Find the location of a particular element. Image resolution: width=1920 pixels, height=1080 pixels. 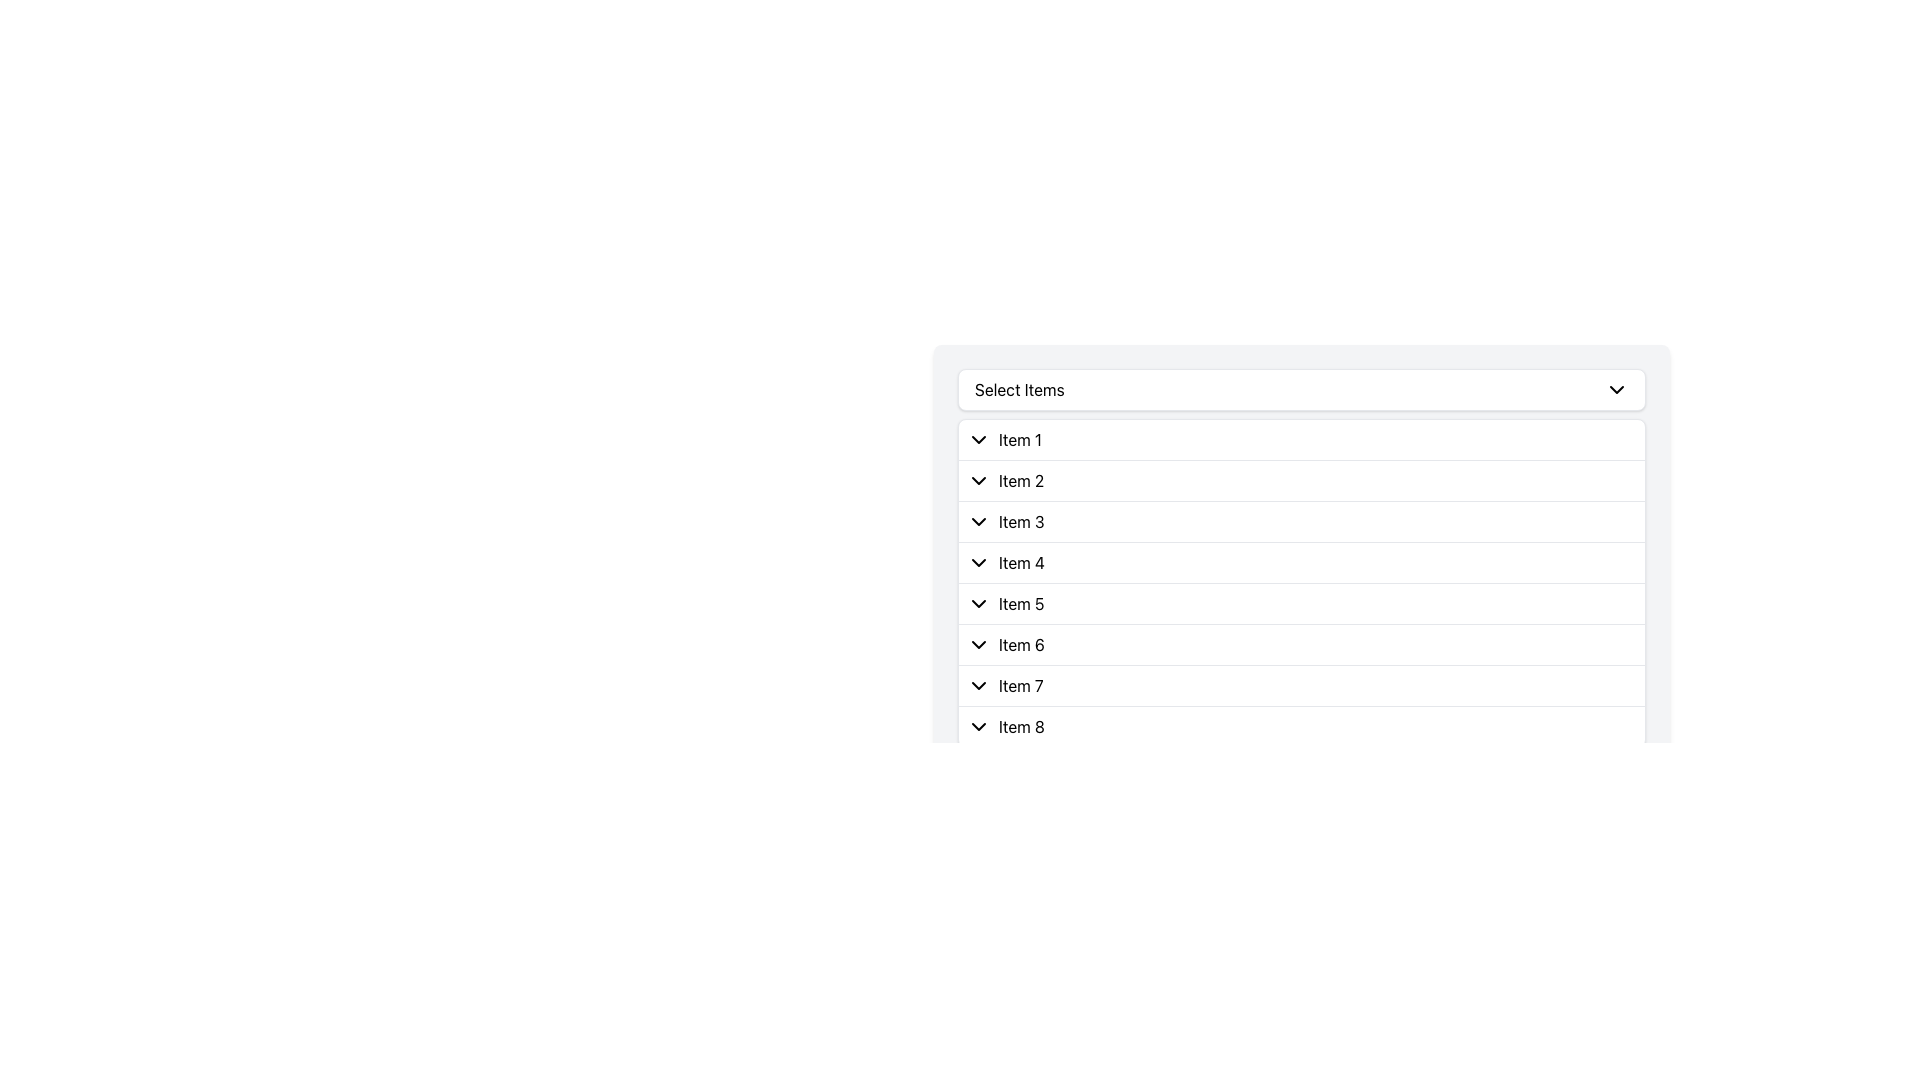

the text label displaying 'Item 7', which is positioned horizontally to the right of a downward-pointing chevron icon in the seventh row of the dropdown list is located at coordinates (1021, 685).